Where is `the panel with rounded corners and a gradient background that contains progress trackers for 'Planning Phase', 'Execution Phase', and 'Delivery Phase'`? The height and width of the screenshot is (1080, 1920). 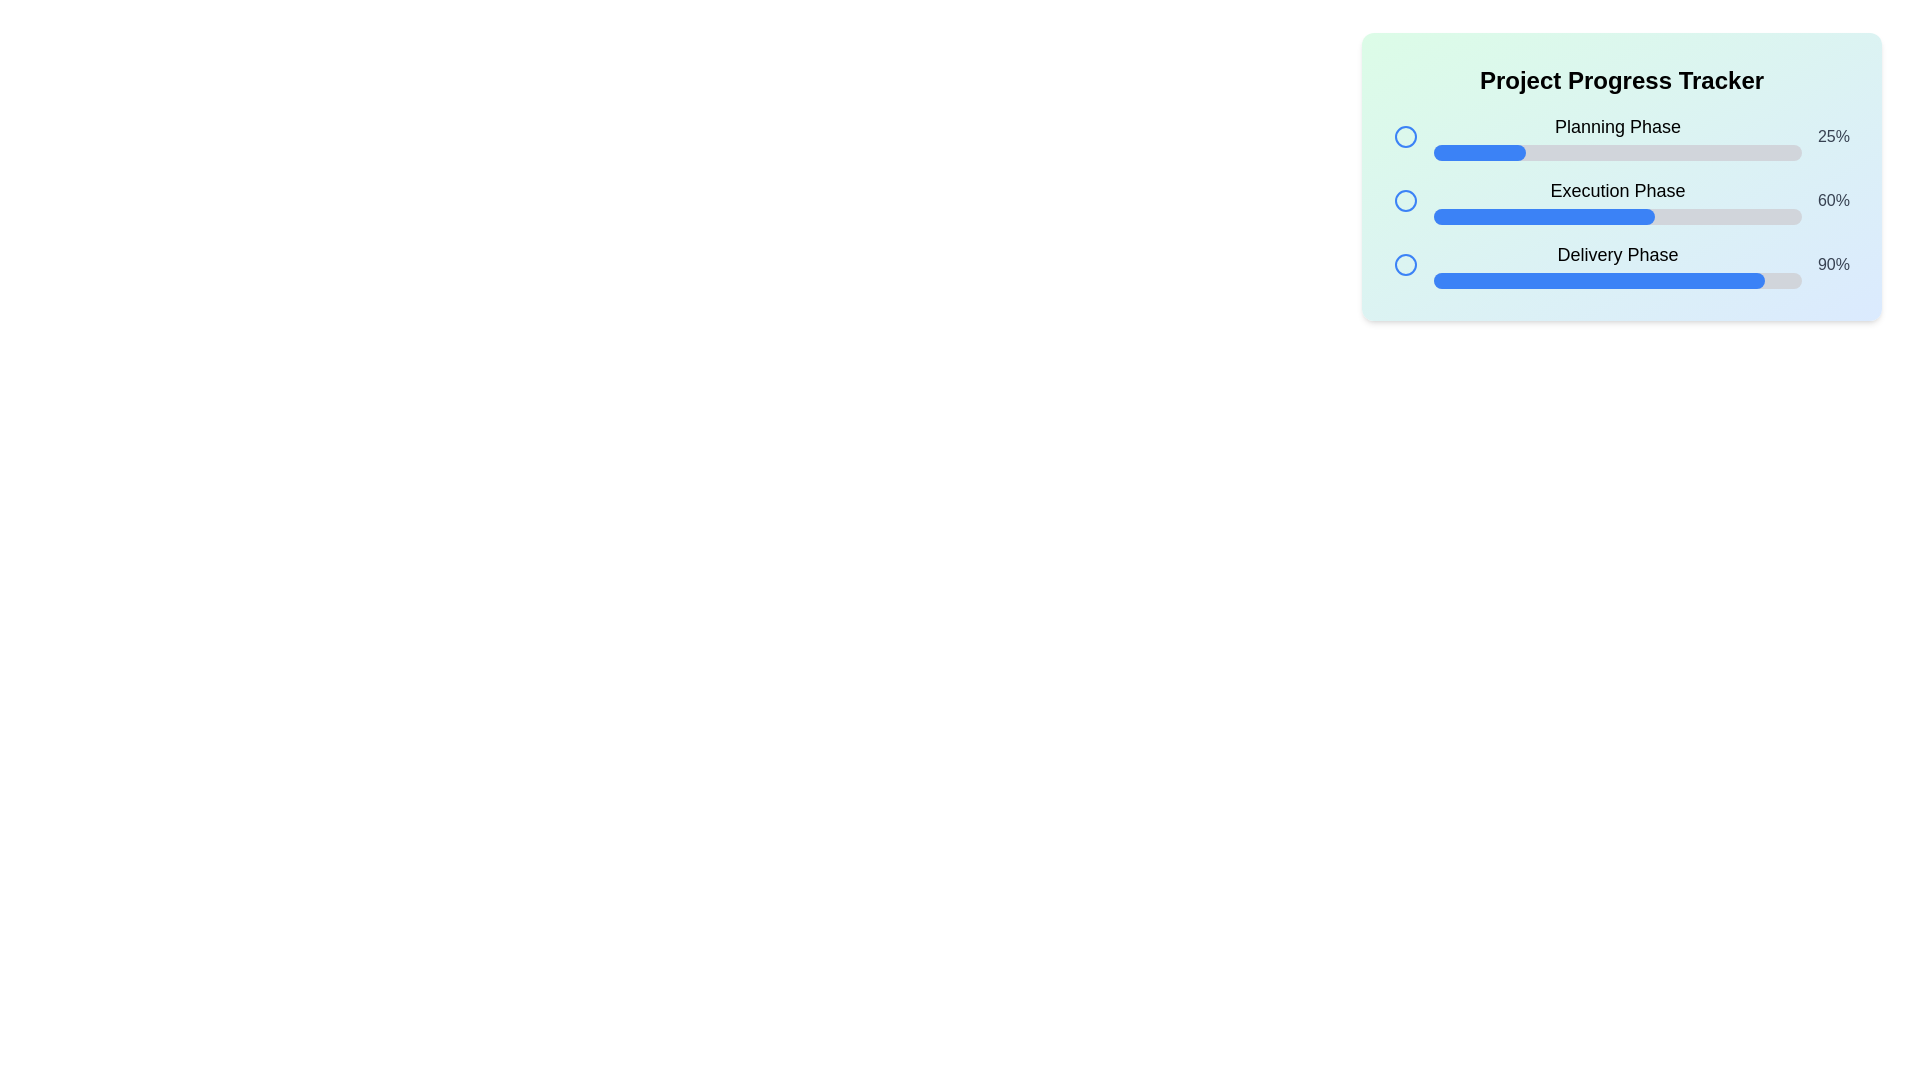 the panel with rounded corners and a gradient background that contains progress trackers for 'Planning Phase', 'Execution Phase', and 'Delivery Phase' is located at coordinates (1622, 176).